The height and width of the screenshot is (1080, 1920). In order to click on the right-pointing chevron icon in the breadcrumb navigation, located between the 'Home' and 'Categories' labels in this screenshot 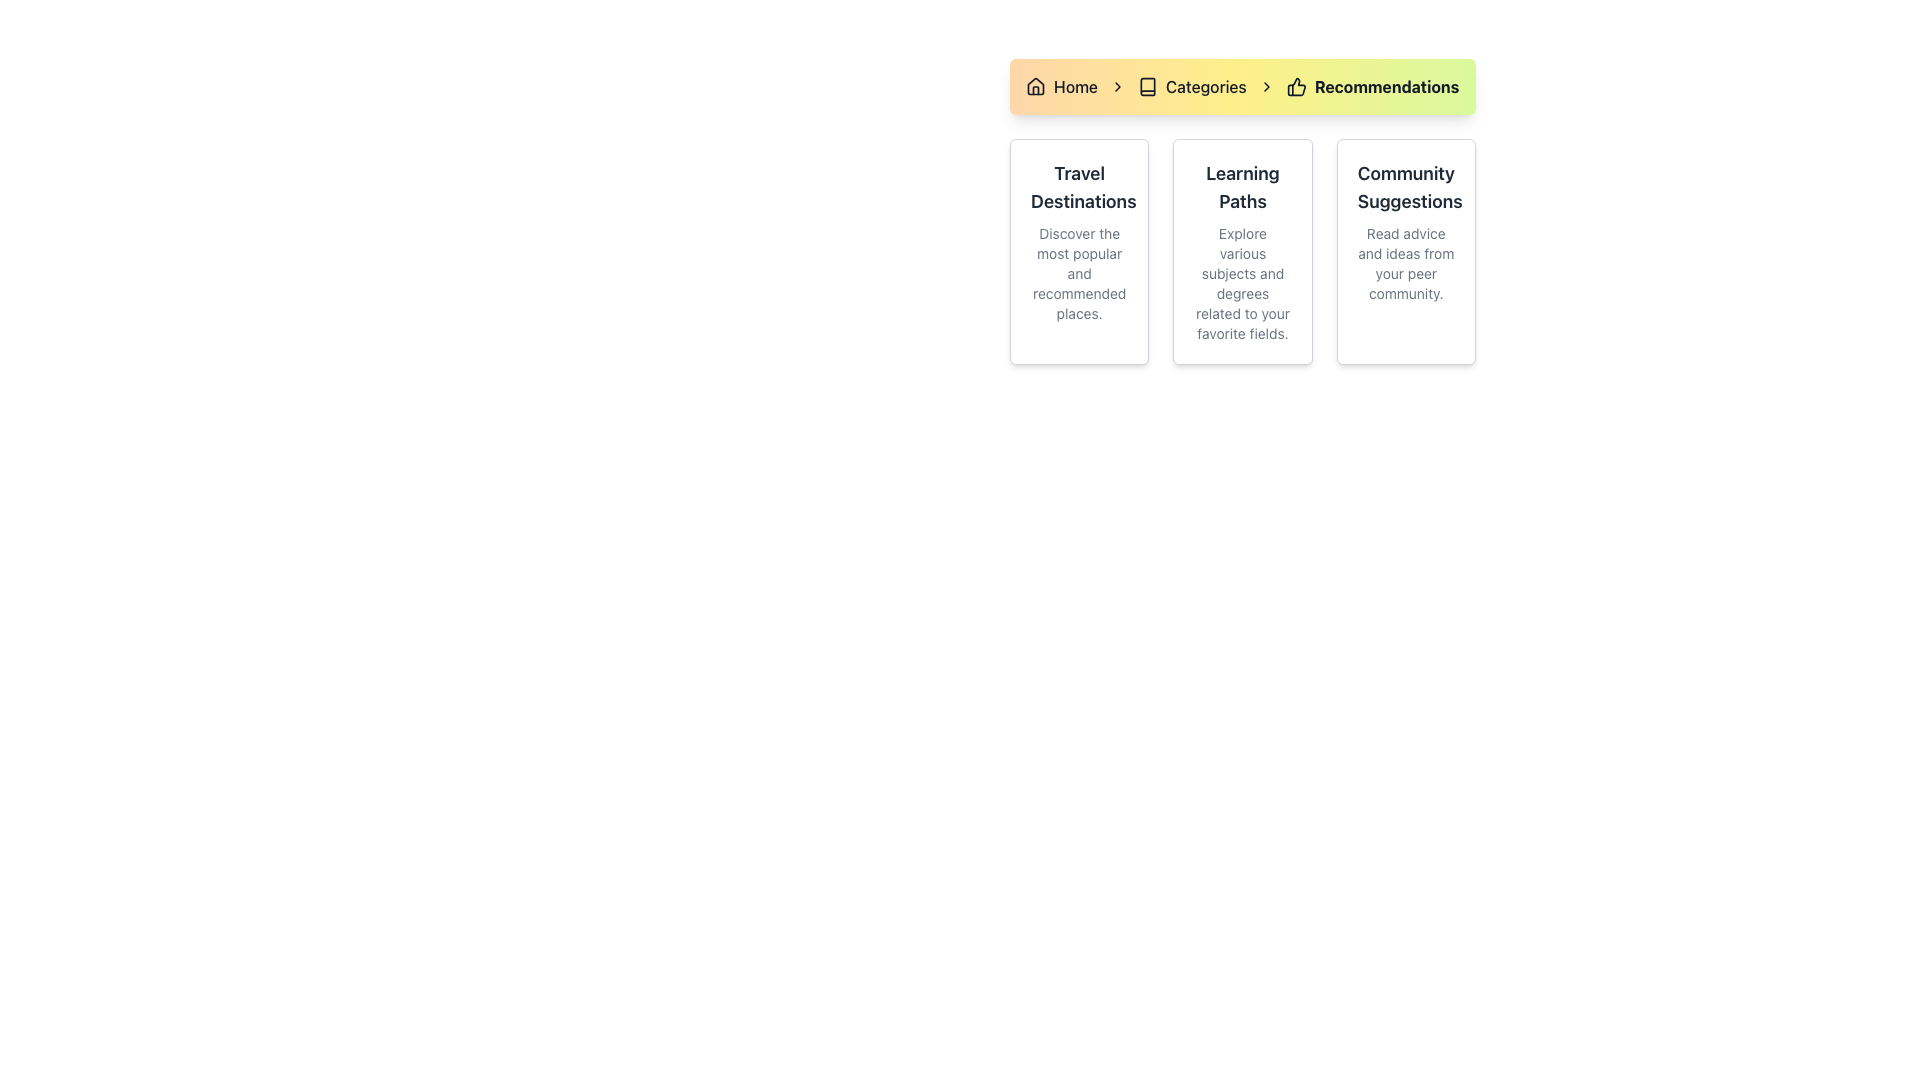, I will do `click(1117, 86)`.